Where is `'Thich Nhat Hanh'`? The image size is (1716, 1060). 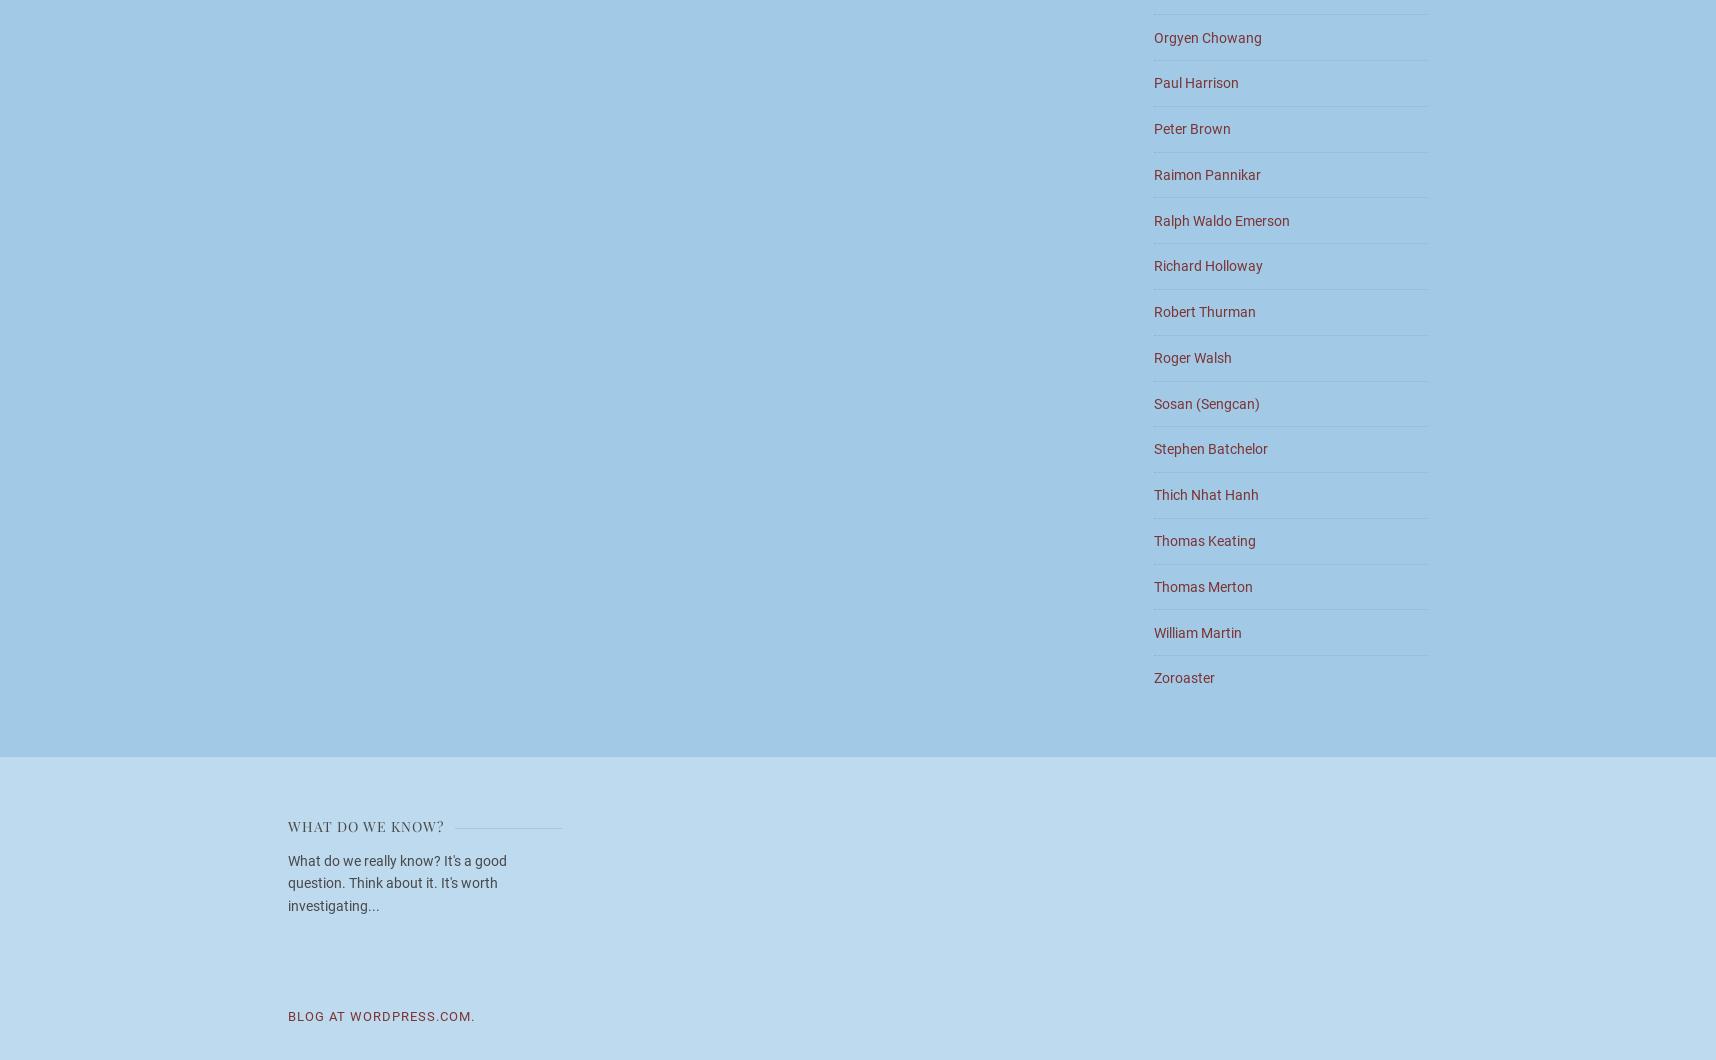 'Thich Nhat Hanh' is located at coordinates (1206, 494).